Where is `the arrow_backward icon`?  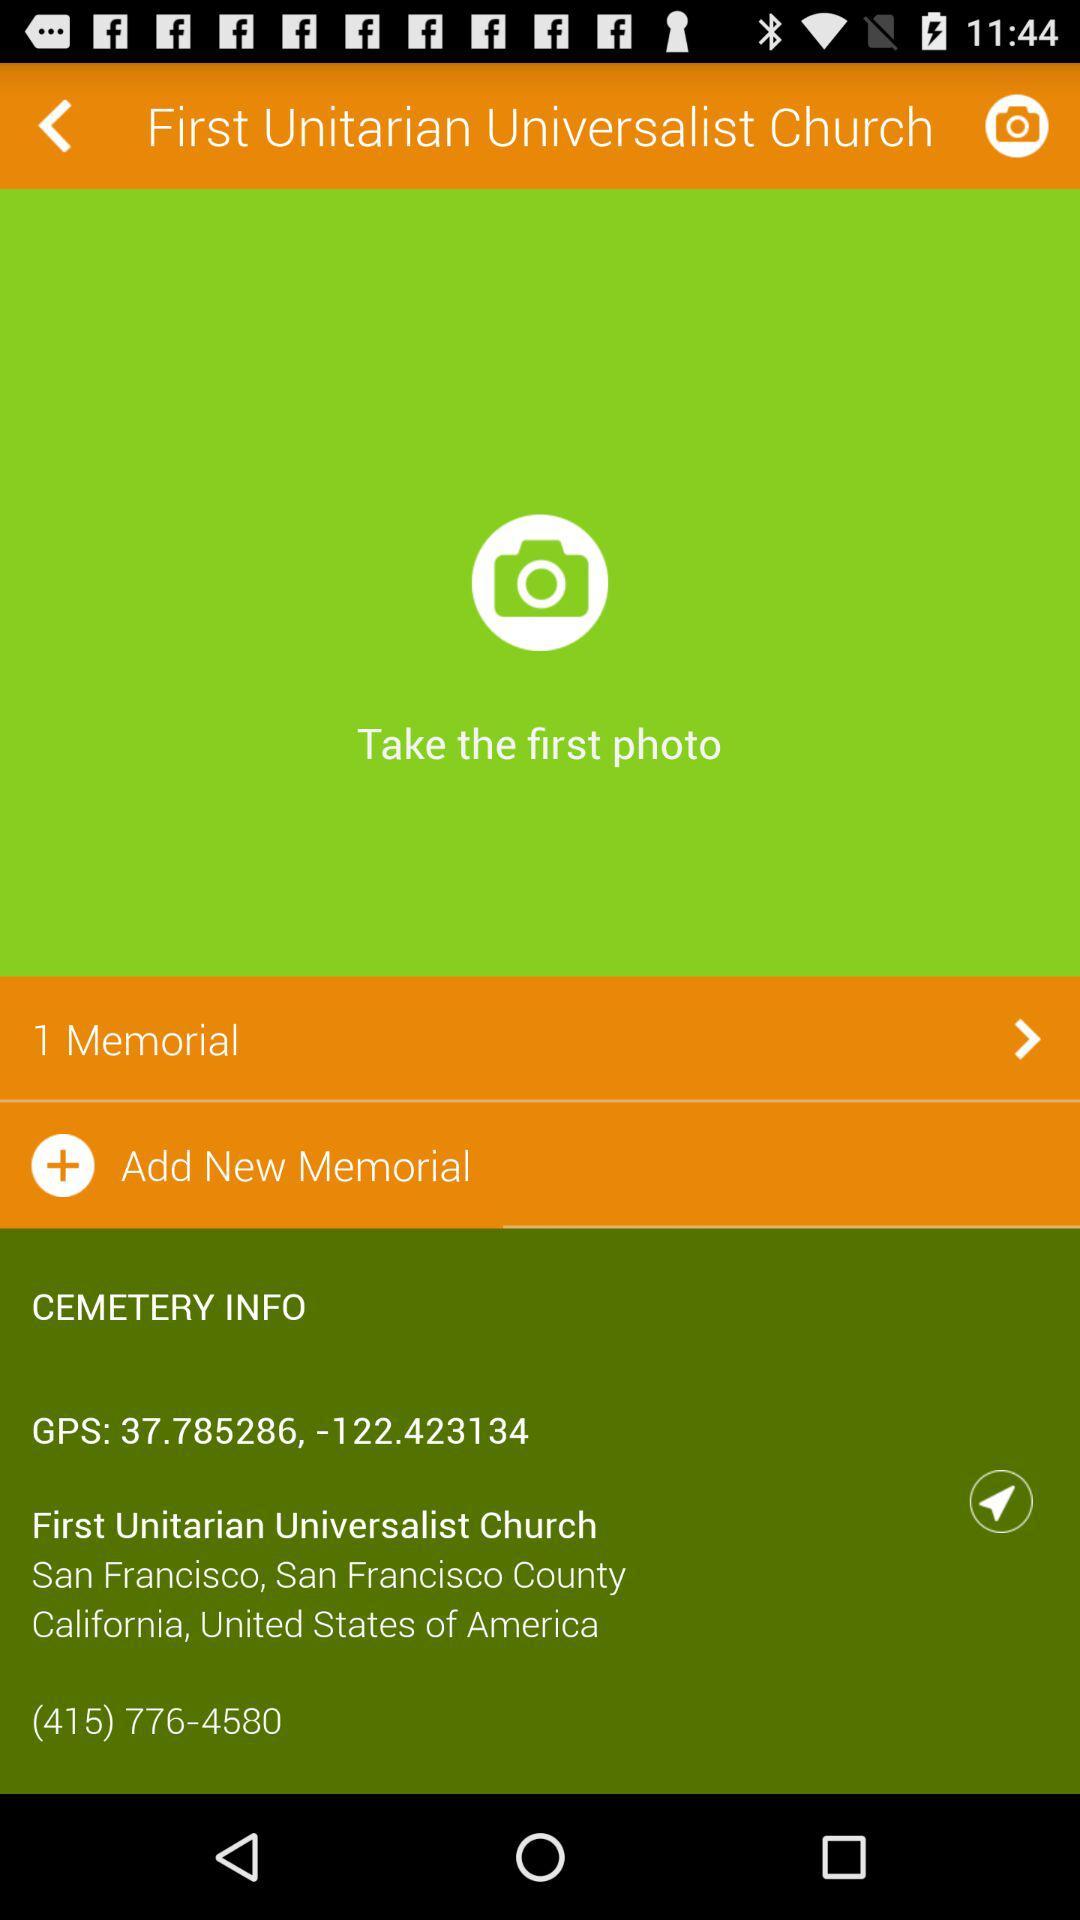
the arrow_backward icon is located at coordinates (61, 133).